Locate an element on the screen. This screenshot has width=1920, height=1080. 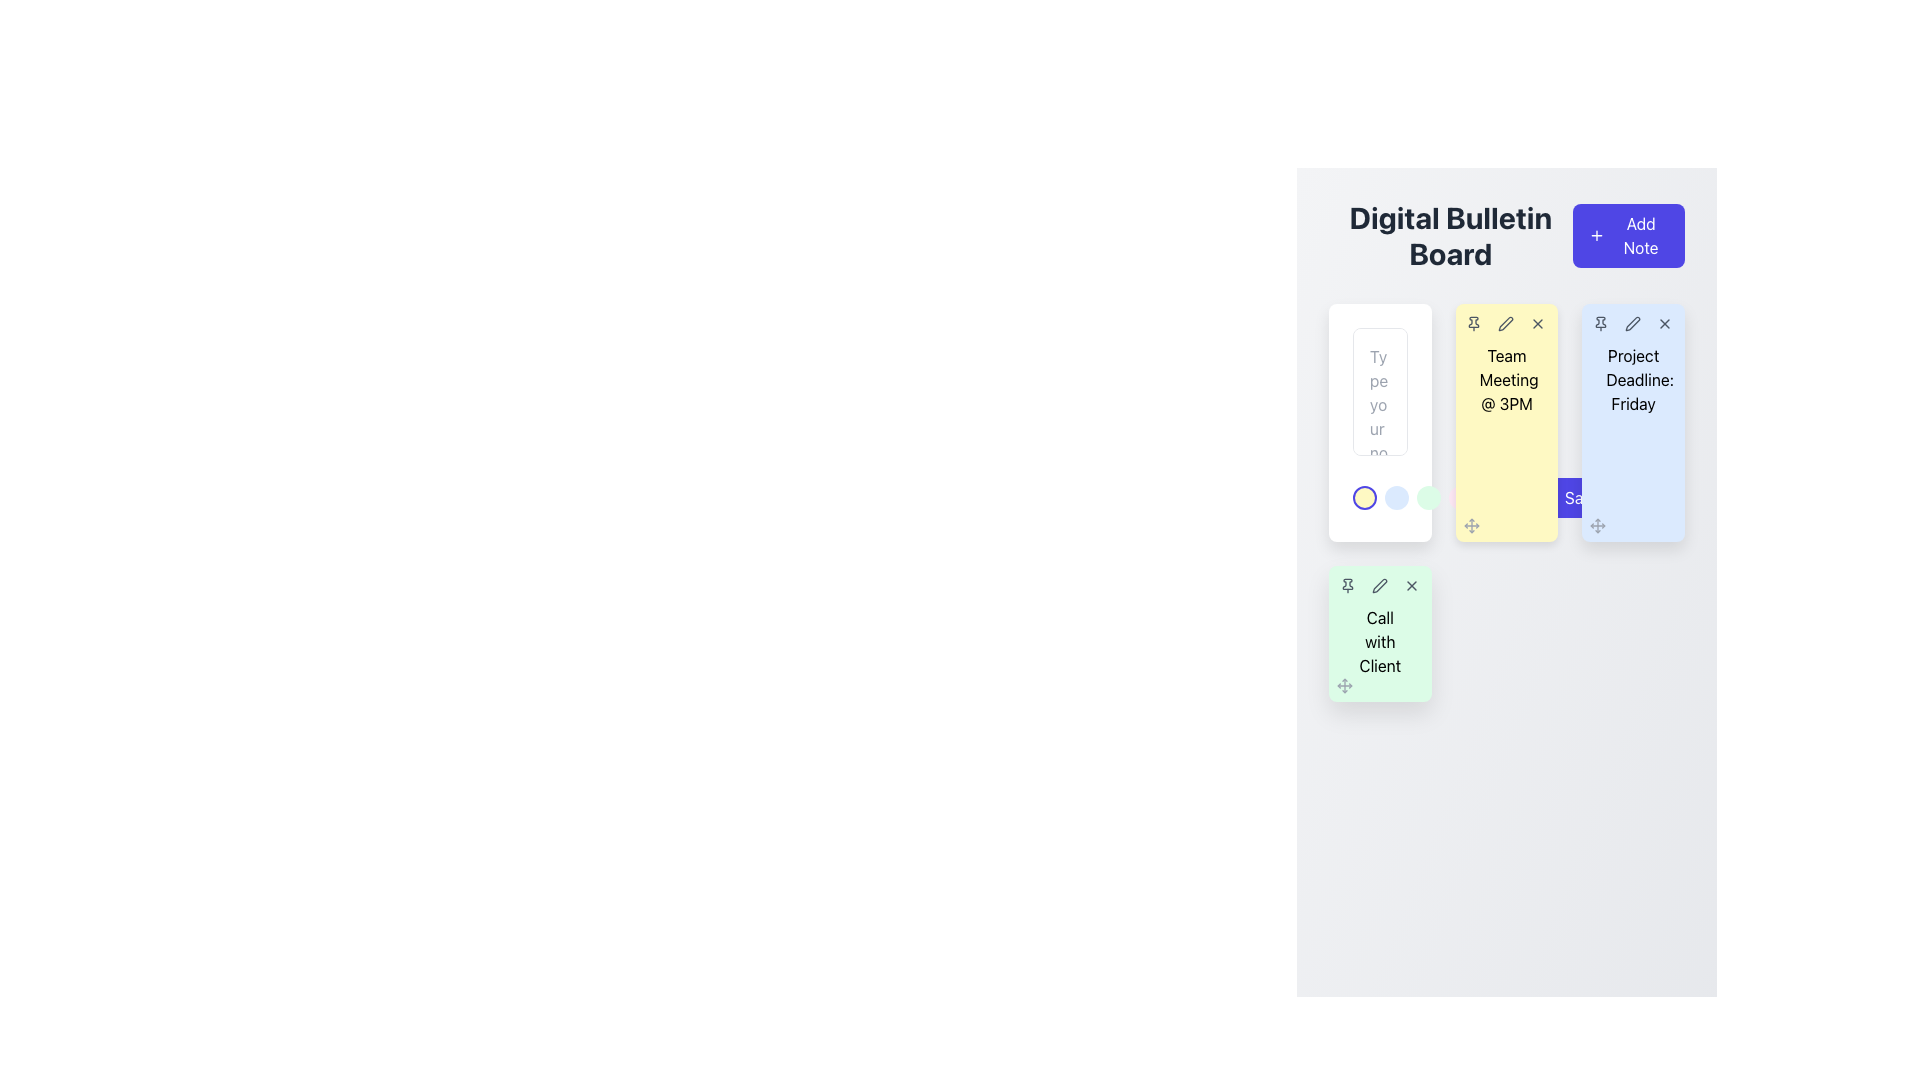
the small icon in the bottom-left corner of the 'Call with Client' card, which resembles four arrows pointing outward is located at coordinates (1344, 685).